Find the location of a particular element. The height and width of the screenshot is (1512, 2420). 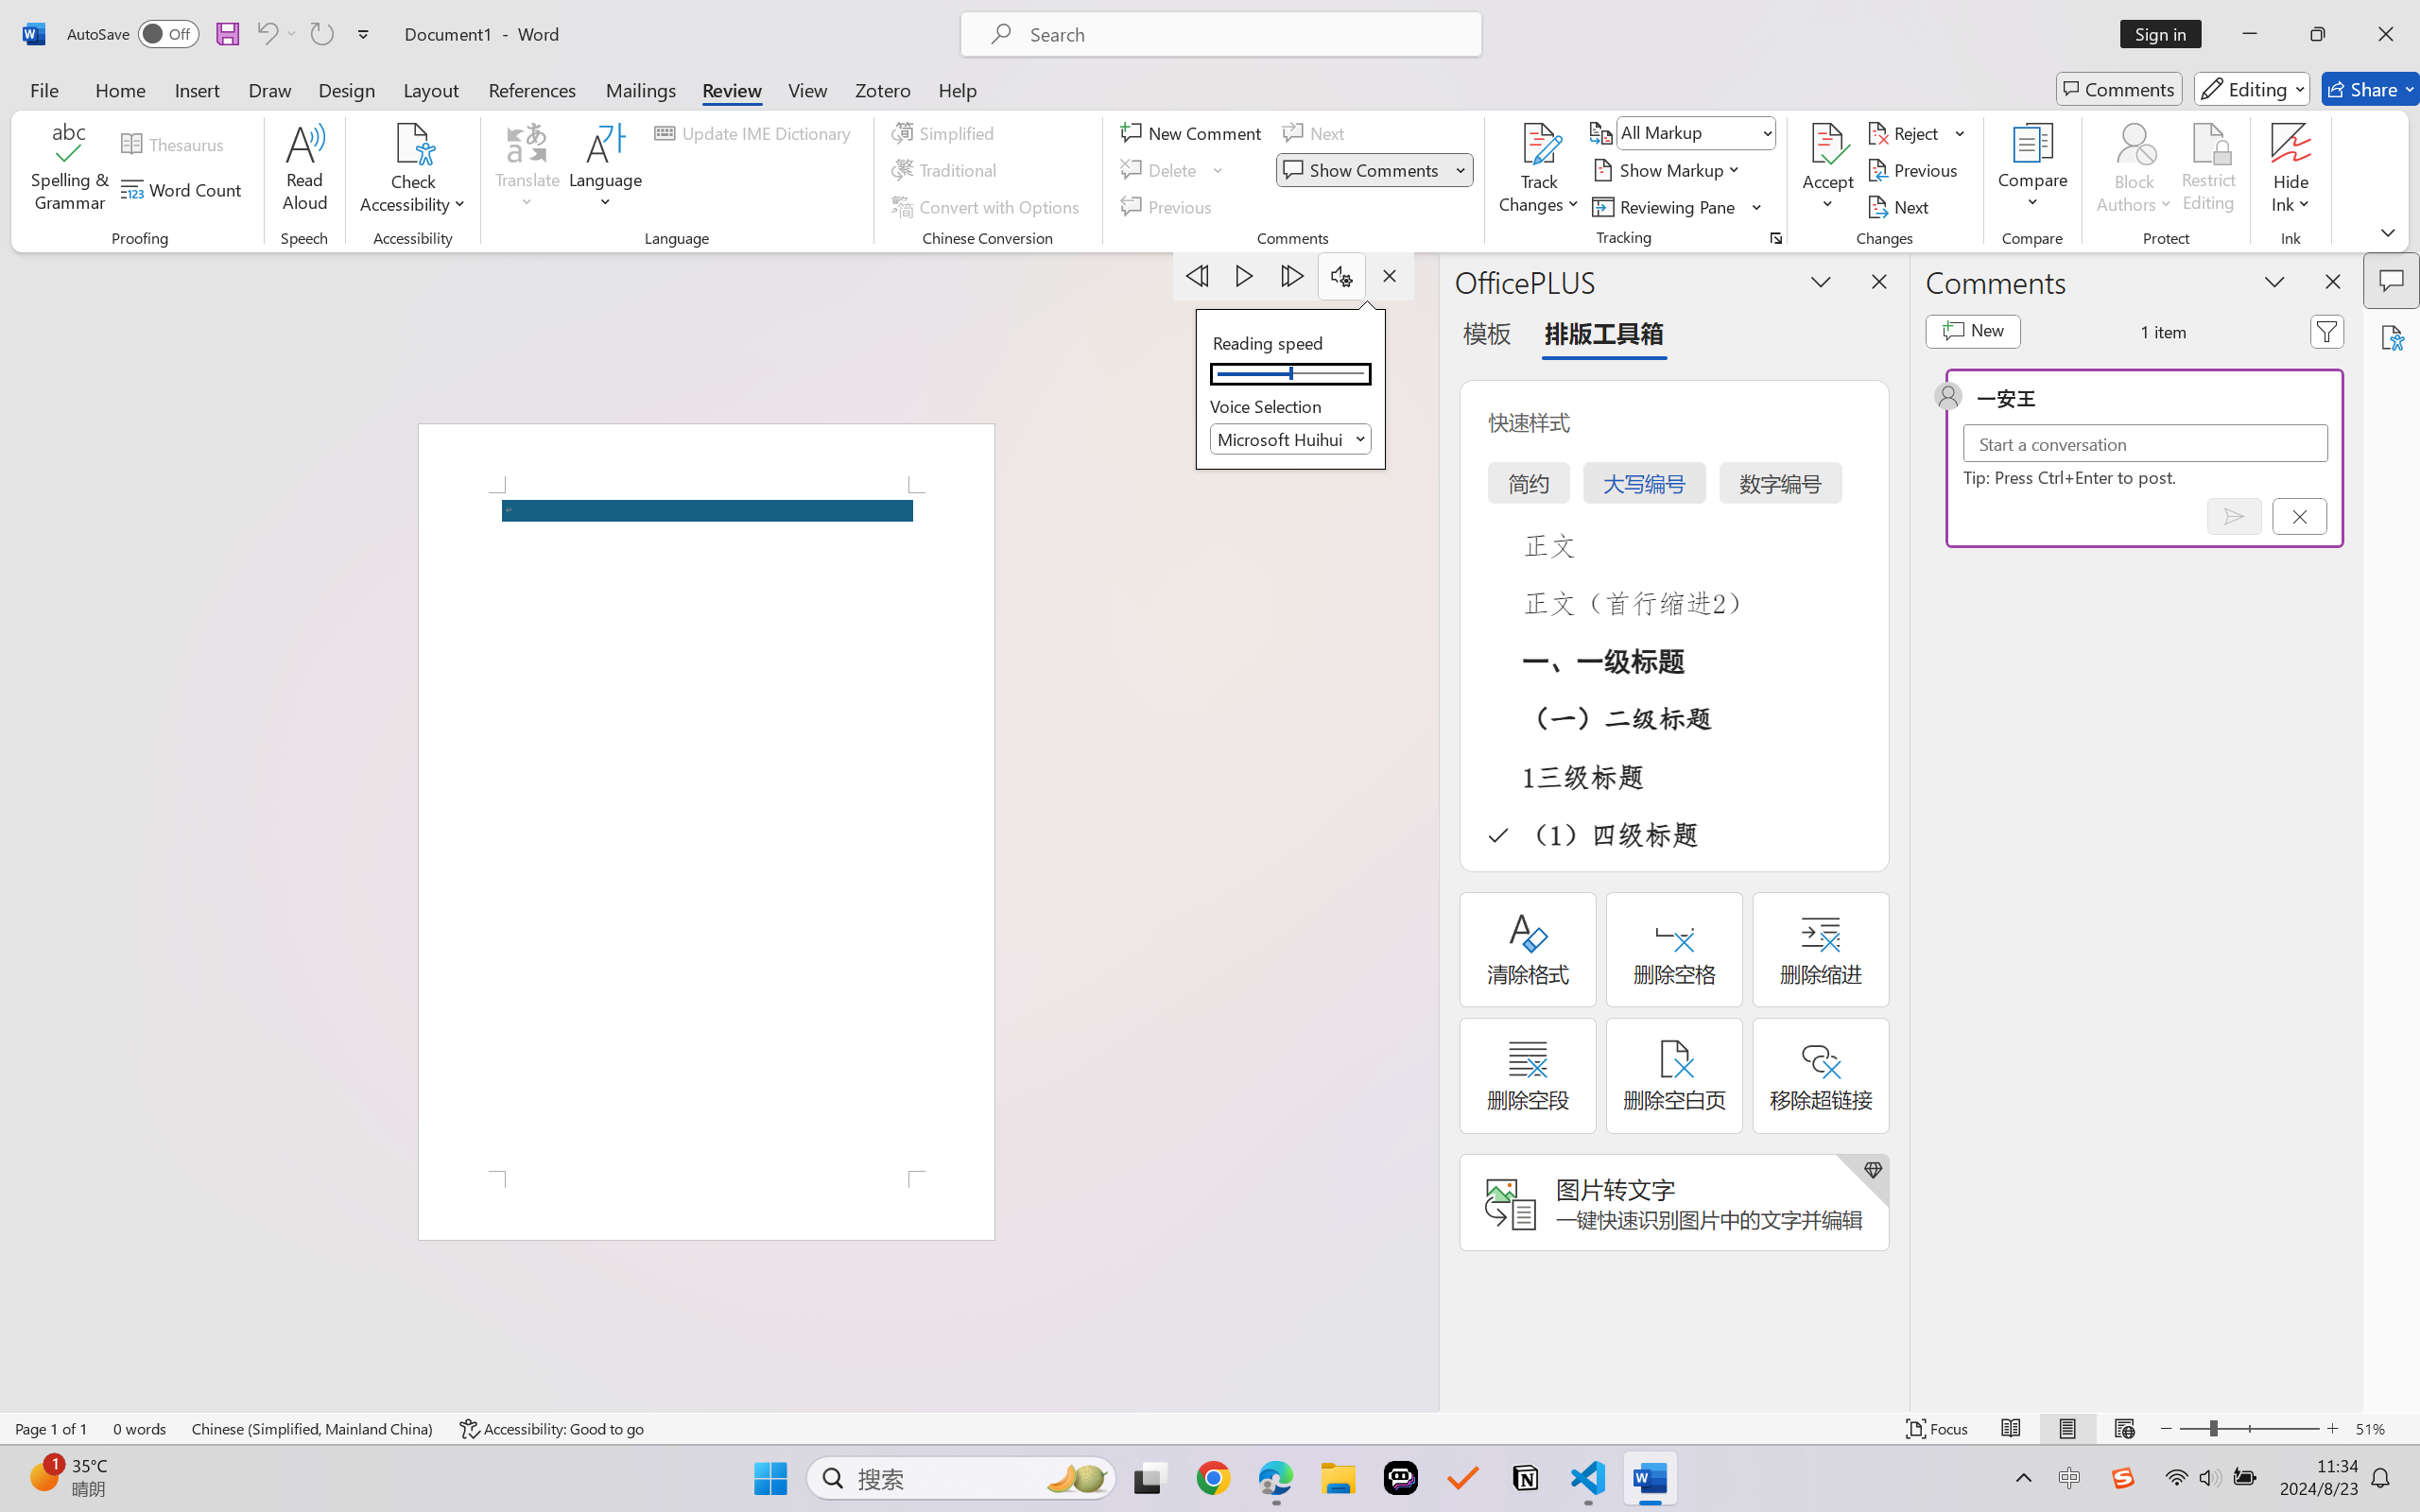

'Block Authors' is located at coordinates (2133, 143).